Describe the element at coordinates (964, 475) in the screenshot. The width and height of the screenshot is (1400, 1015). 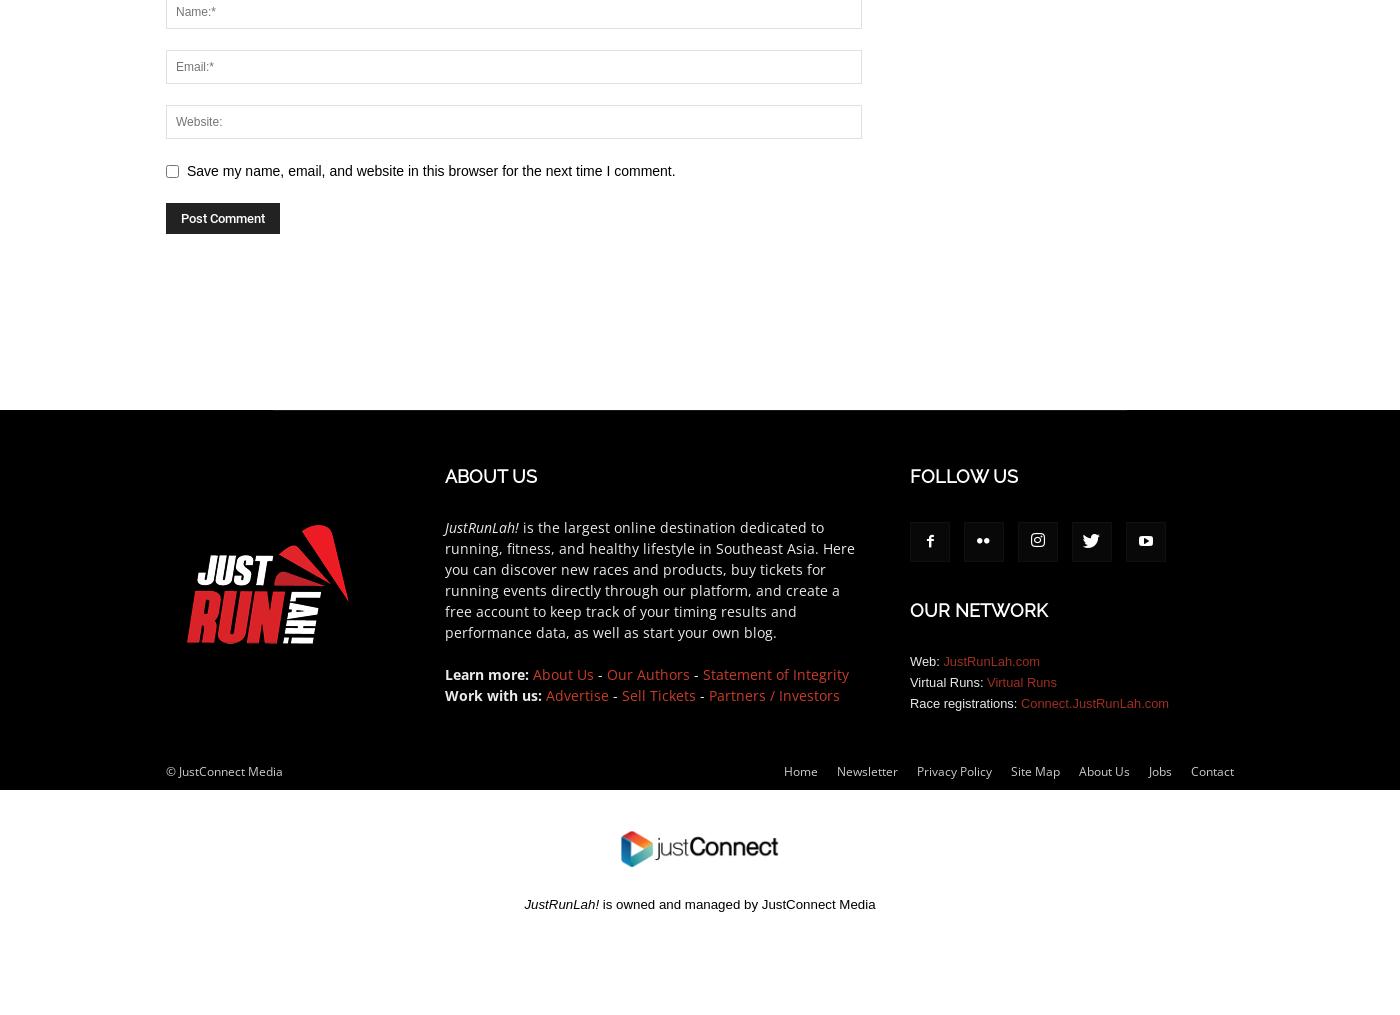
I see `'FOLLOW US'` at that location.